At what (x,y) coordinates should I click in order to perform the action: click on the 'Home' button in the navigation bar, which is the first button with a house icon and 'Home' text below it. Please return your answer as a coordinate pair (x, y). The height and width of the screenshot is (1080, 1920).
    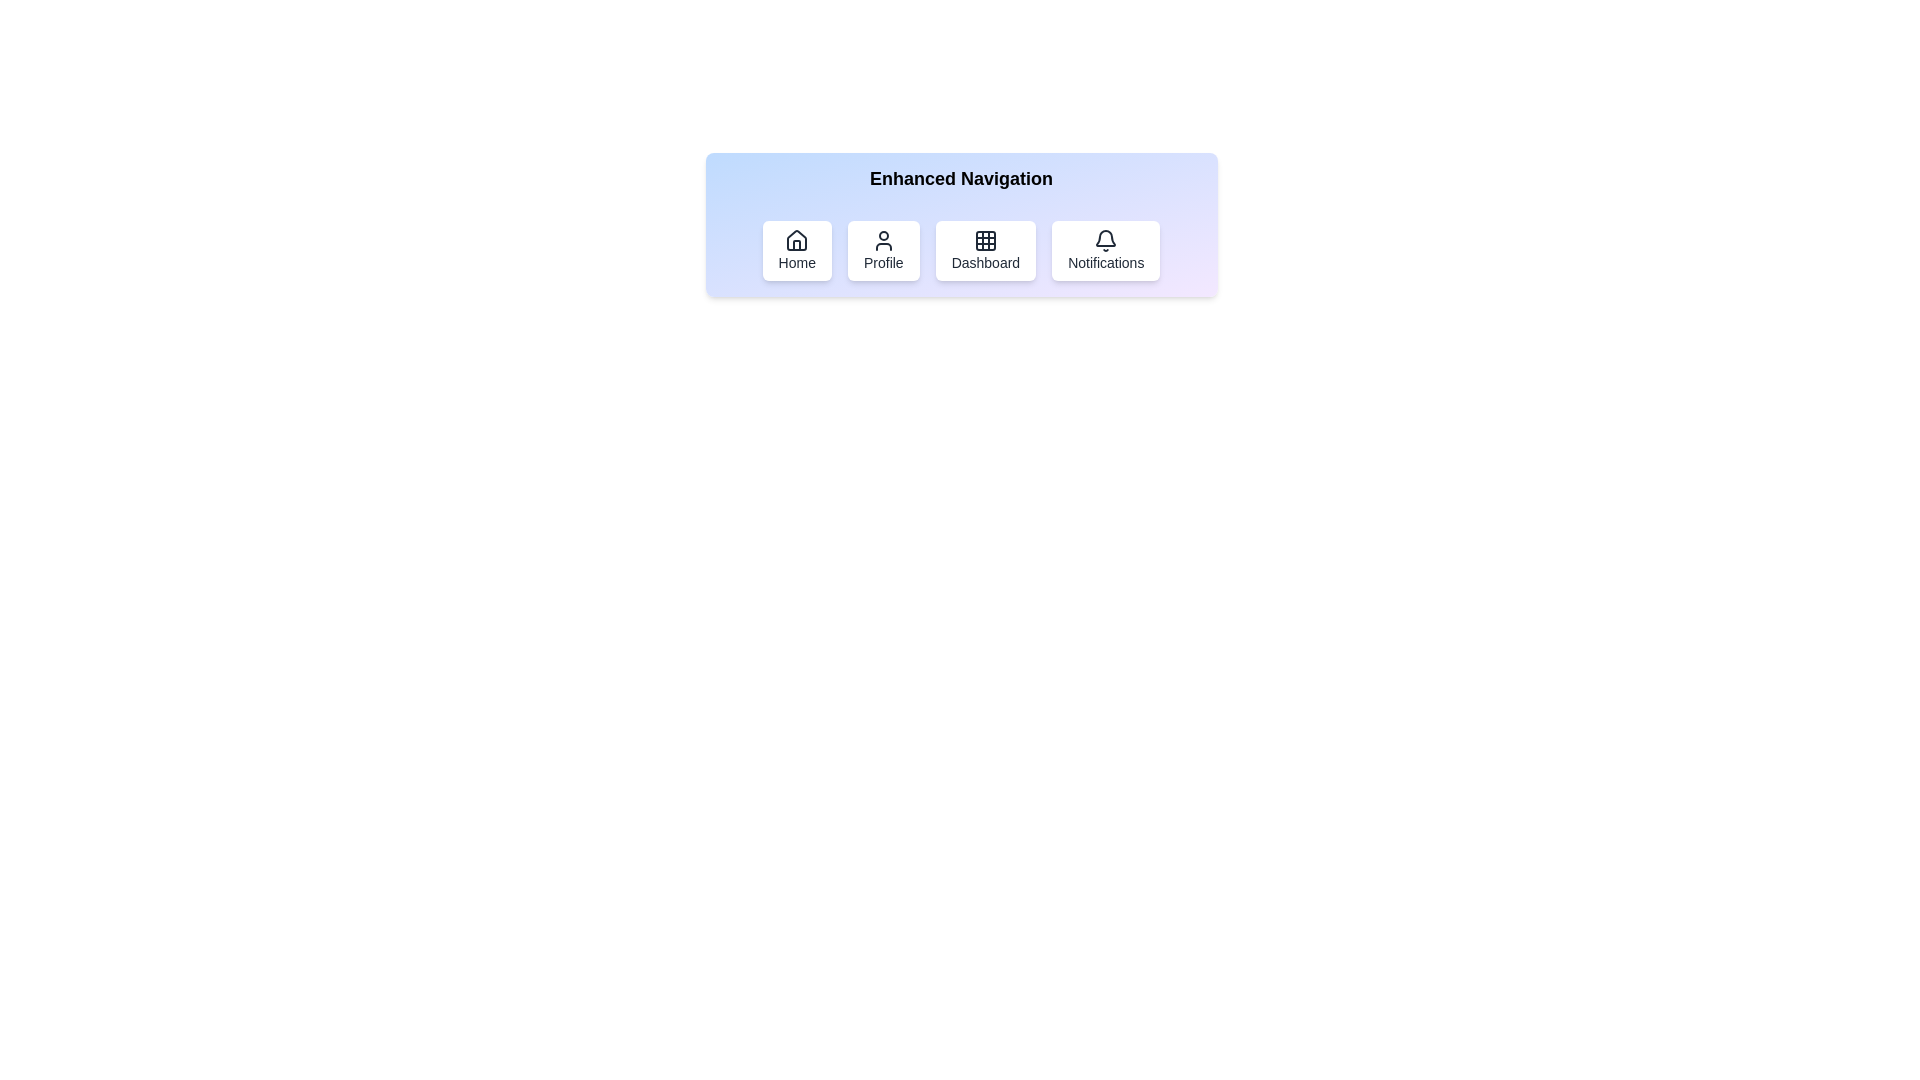
    Looking at the image, I should click on (796, 249).